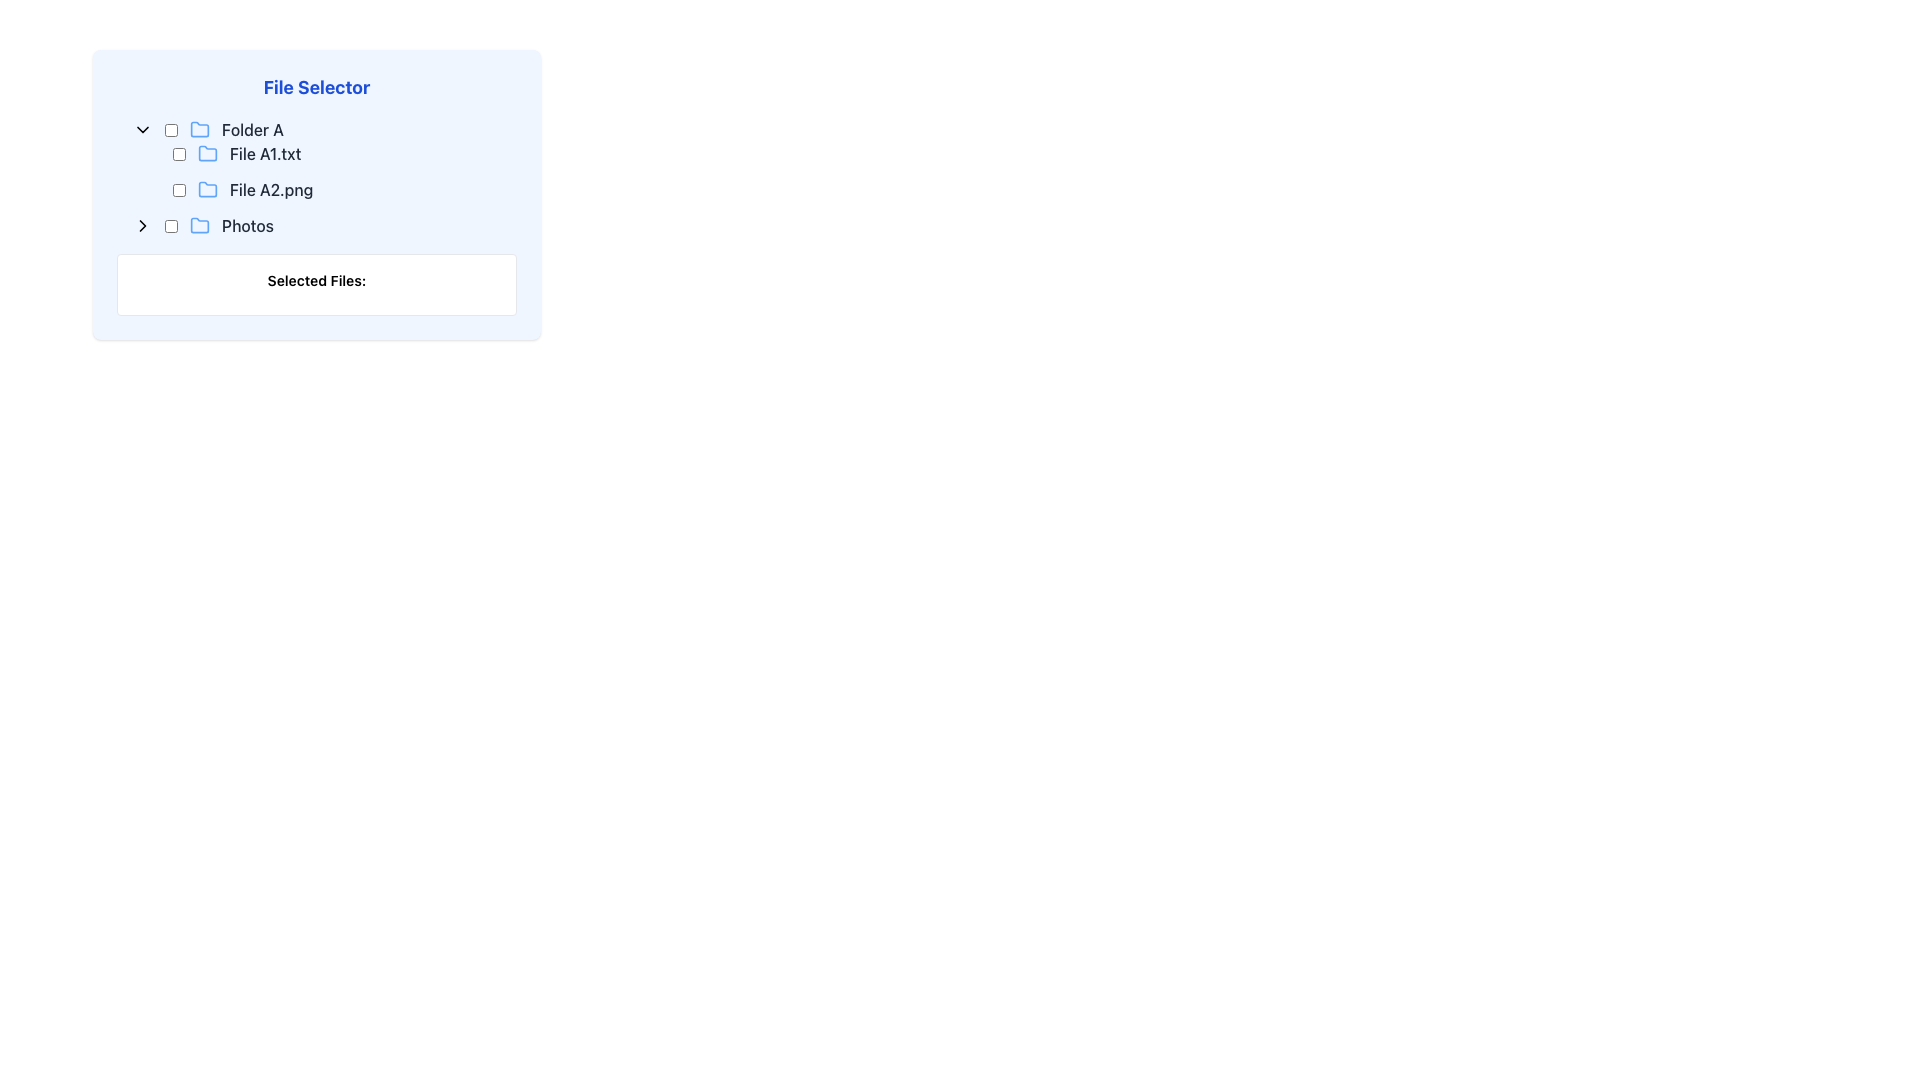 The image size is (1920, 1080). Describe the element at coordinates (200, 128) in the screenshot. I see `the folder icon representing 'Folder A' in the 'File Selector' panel` at that location.